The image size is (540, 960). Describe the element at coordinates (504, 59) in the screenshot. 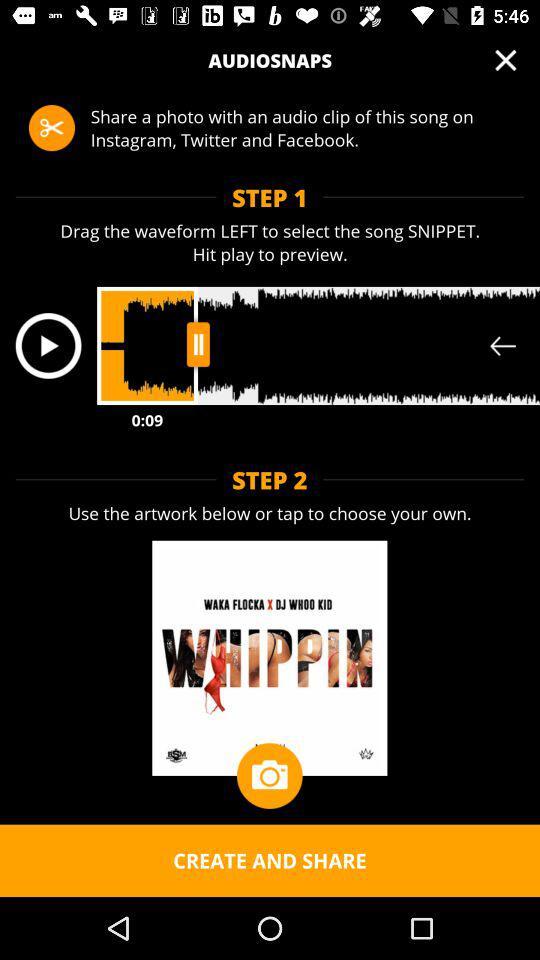

I see `item above share a photo app` at that location.